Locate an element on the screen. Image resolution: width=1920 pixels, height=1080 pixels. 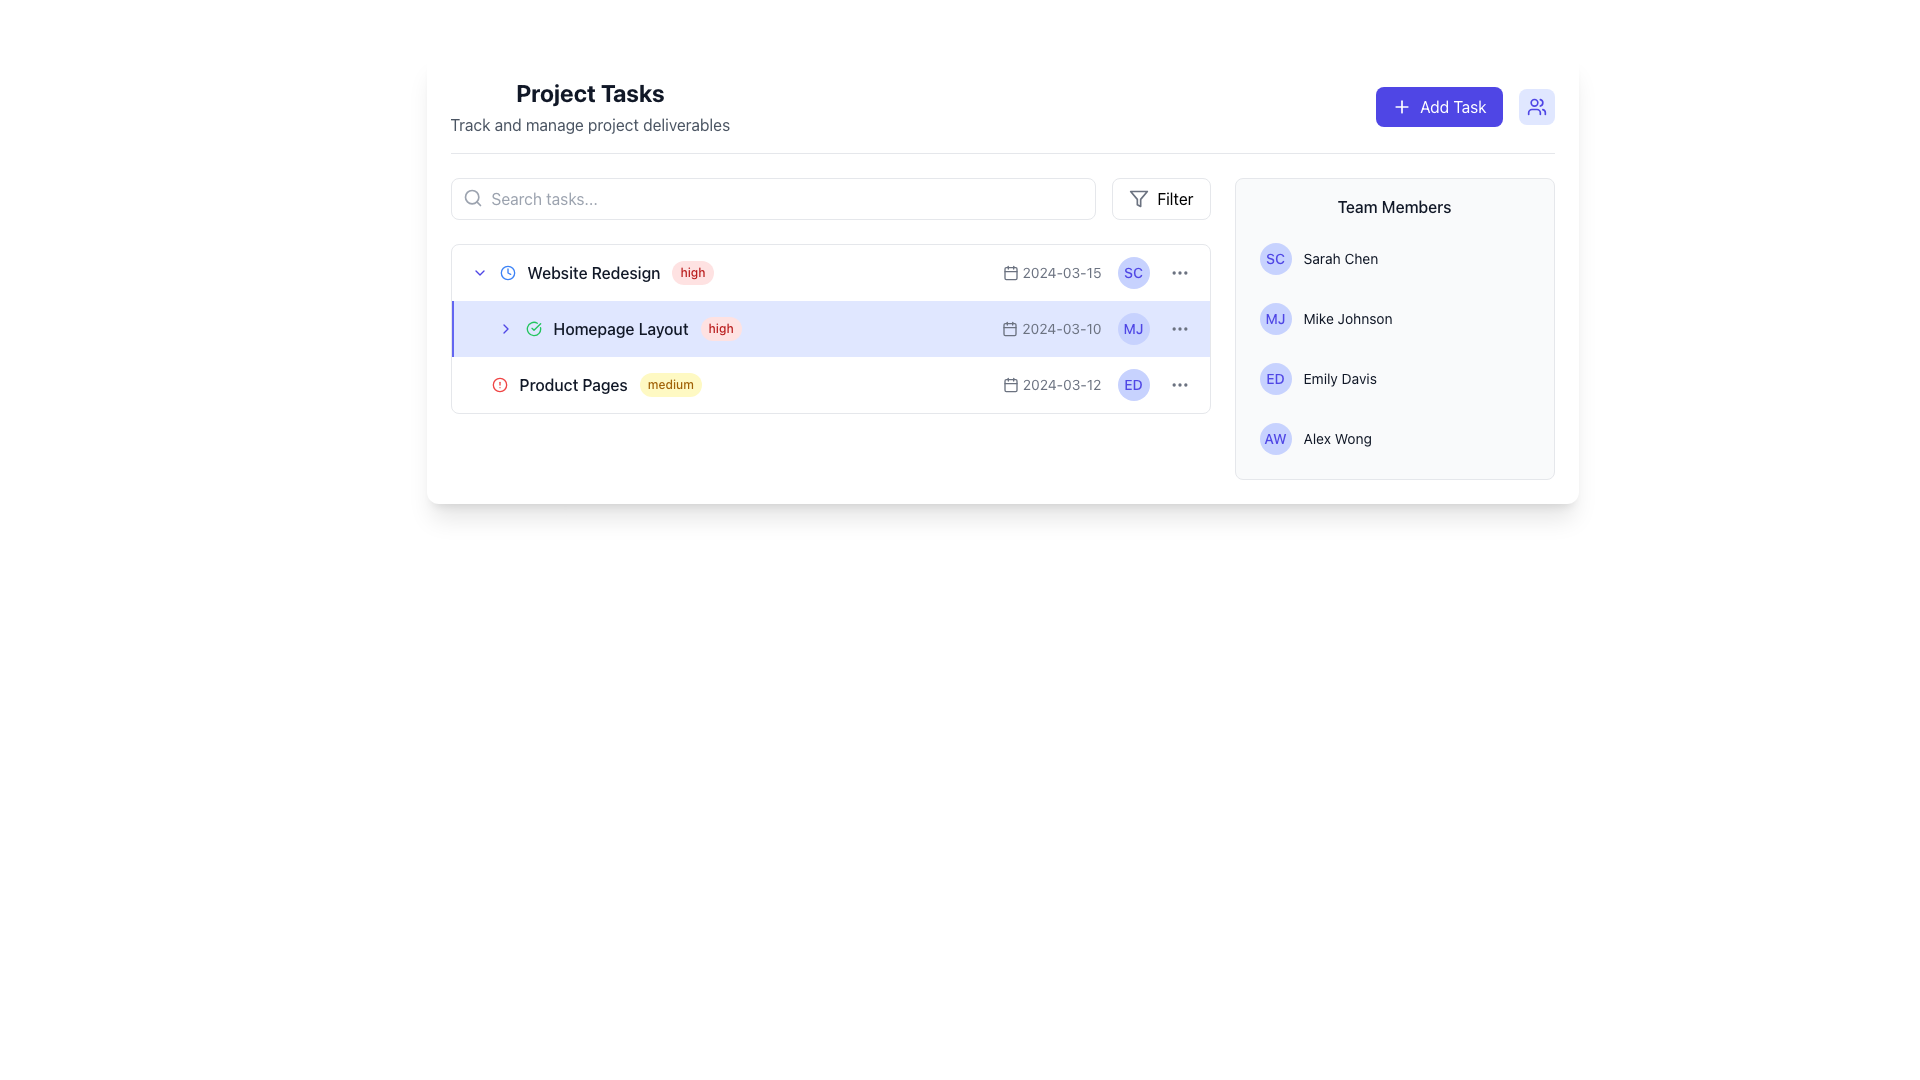
the calendar icon within the SVG, which represents date-related information for the task row in the 'Product Pages' interface is located at coordinates (1010, 385).